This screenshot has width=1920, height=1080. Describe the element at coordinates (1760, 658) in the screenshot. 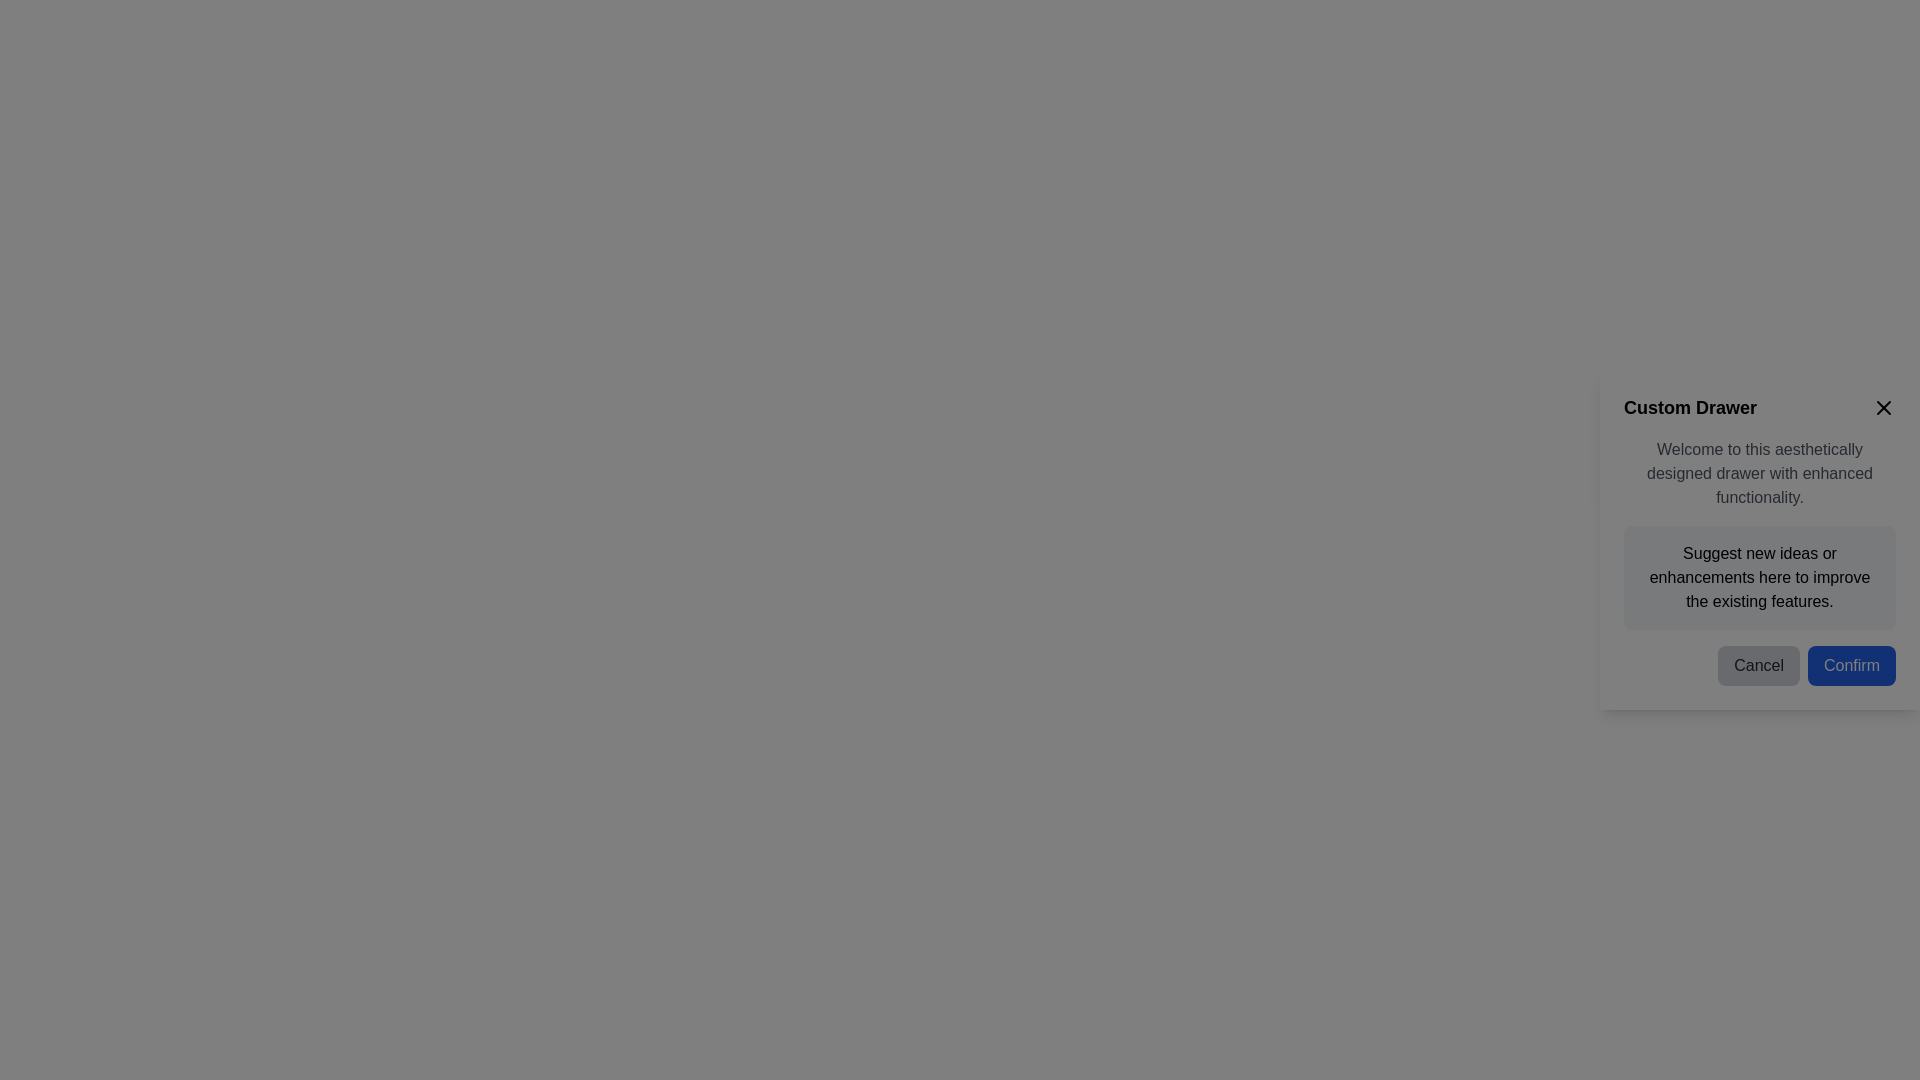

I see `the 'Cancel' button located at the bottom-right corner of the 'Custom Drawer' modal dialog to discard any unsaved changes and close the dialog` at that location.